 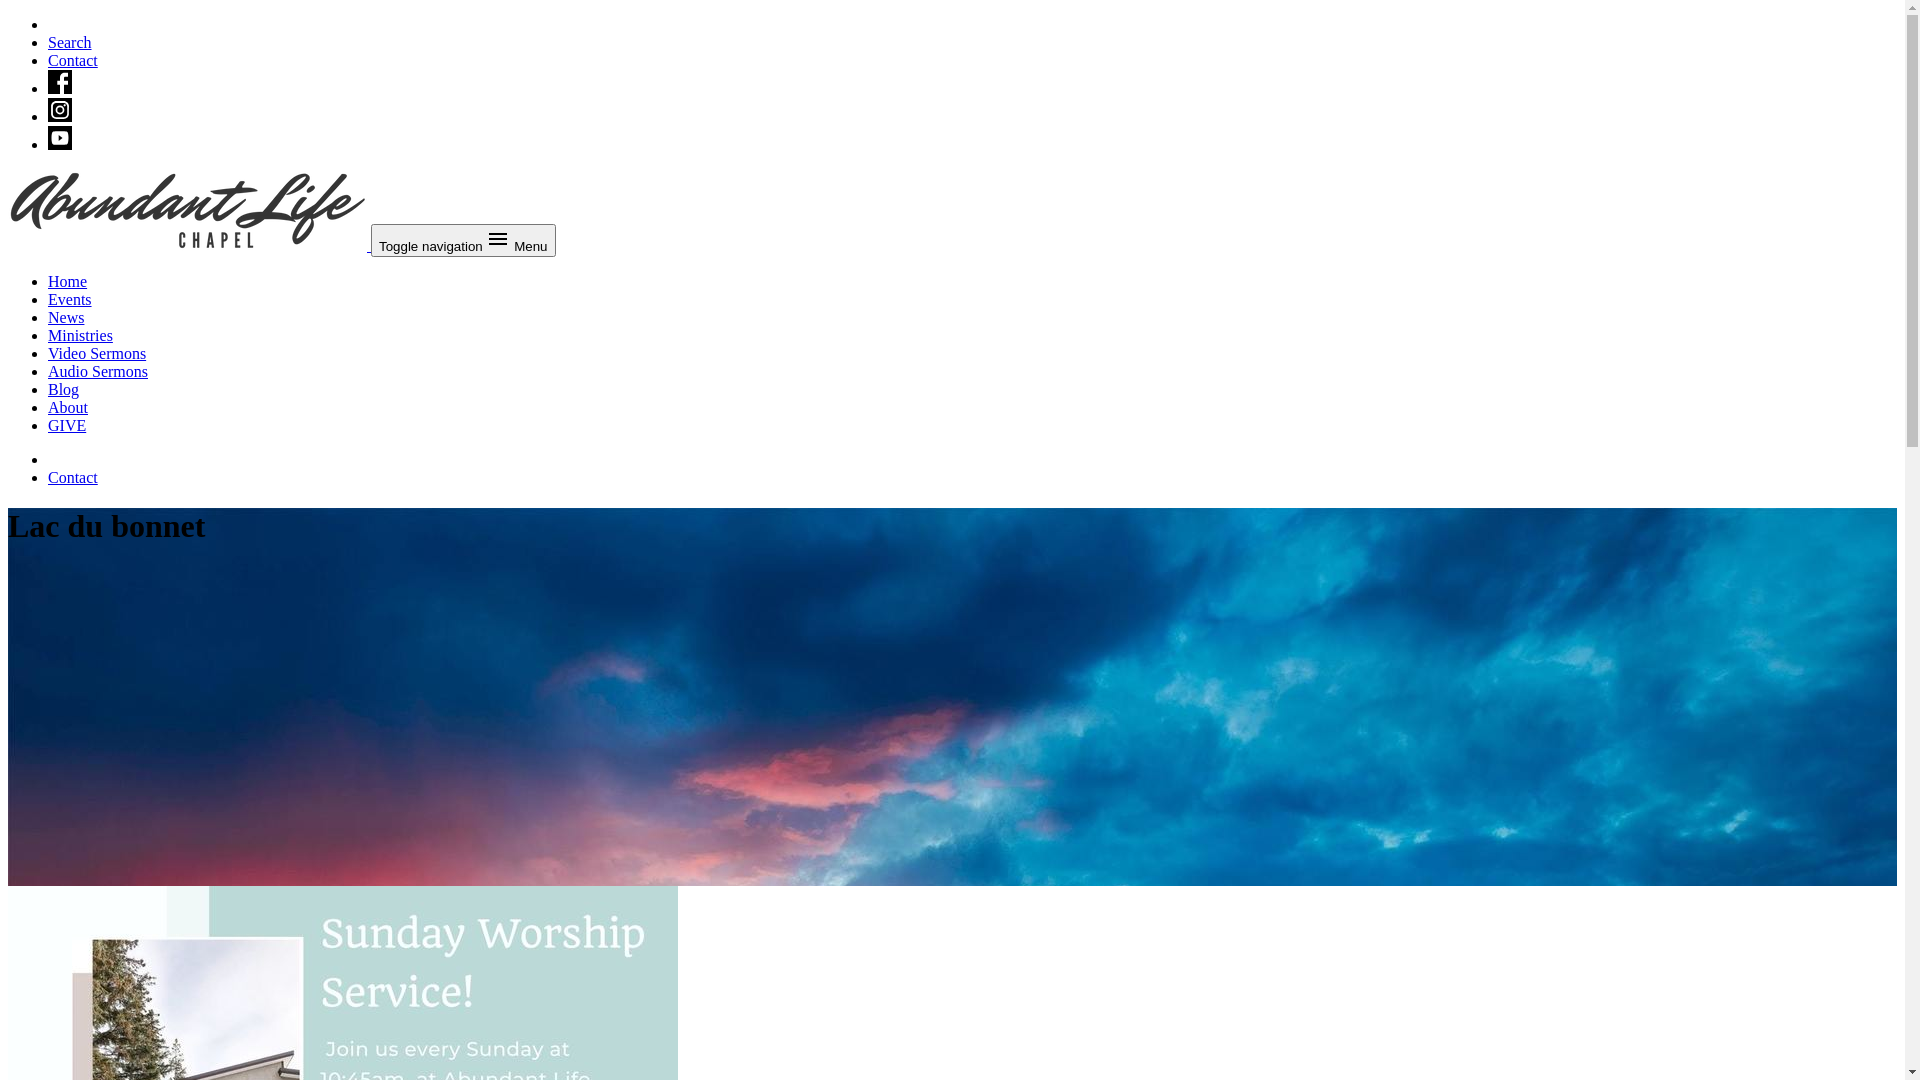 What do you see at coordinates (80, 334) in the screenshot?
I see `'Ministries'` at bounding box center [80, 334].